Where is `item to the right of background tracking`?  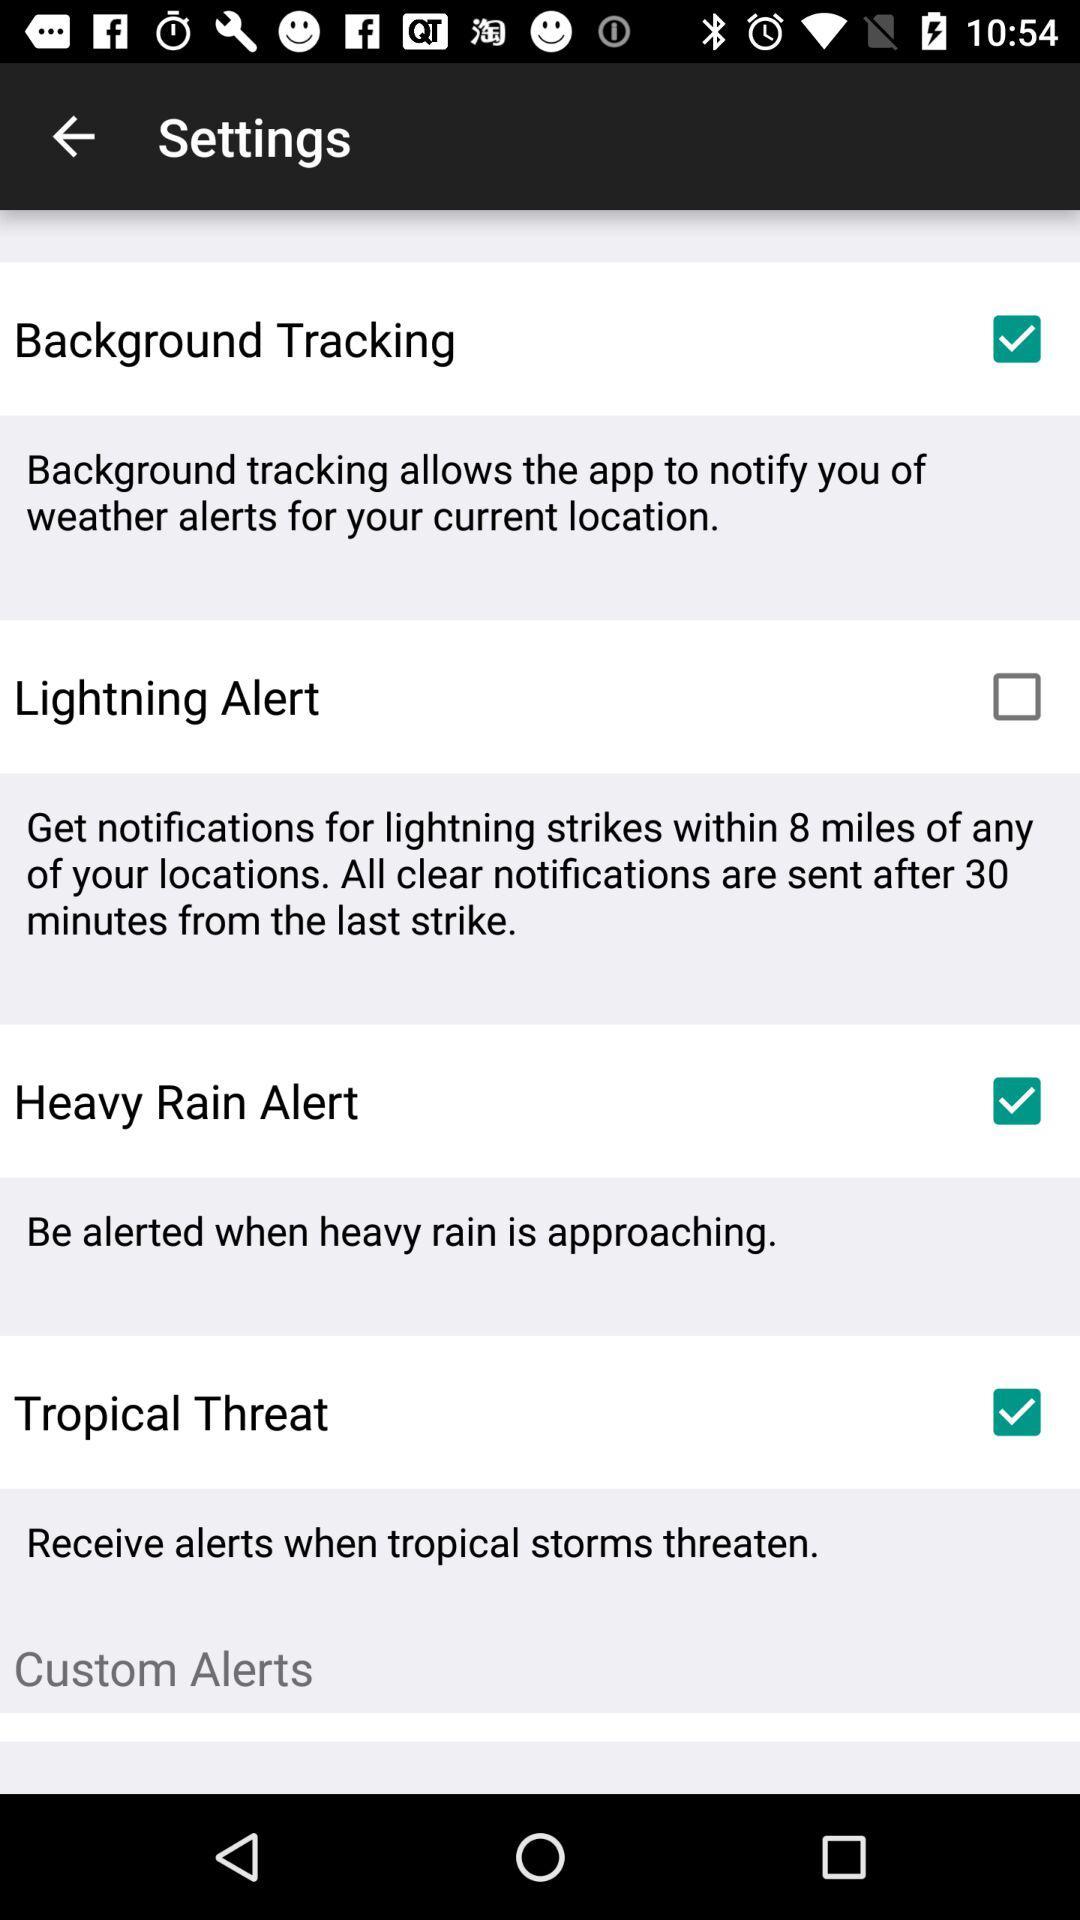 item to the right of background tracking is located at coordinates (1017, 339).